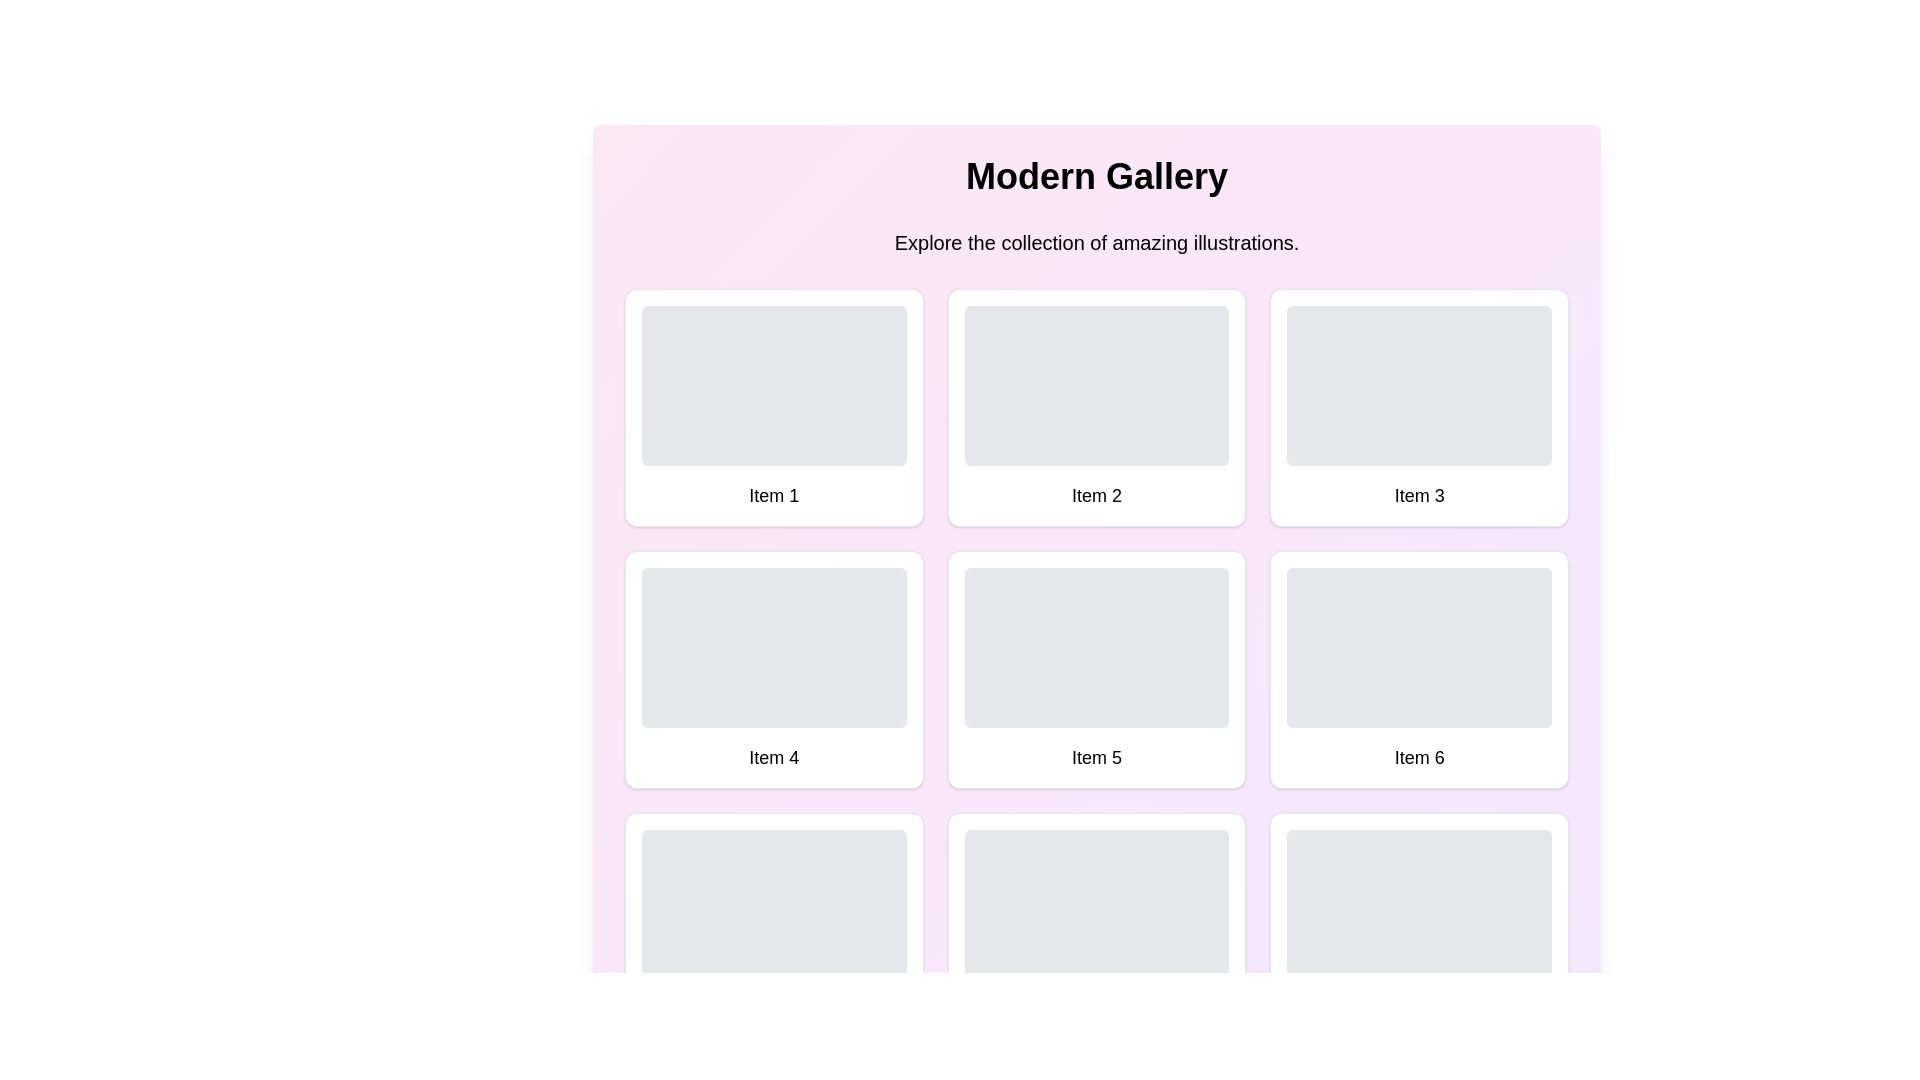 This screenshot has width=1920, height=1080. I want to click on the card representing 'Item 6', located in the second row, third column of the grid layout, so click(1418, 670).